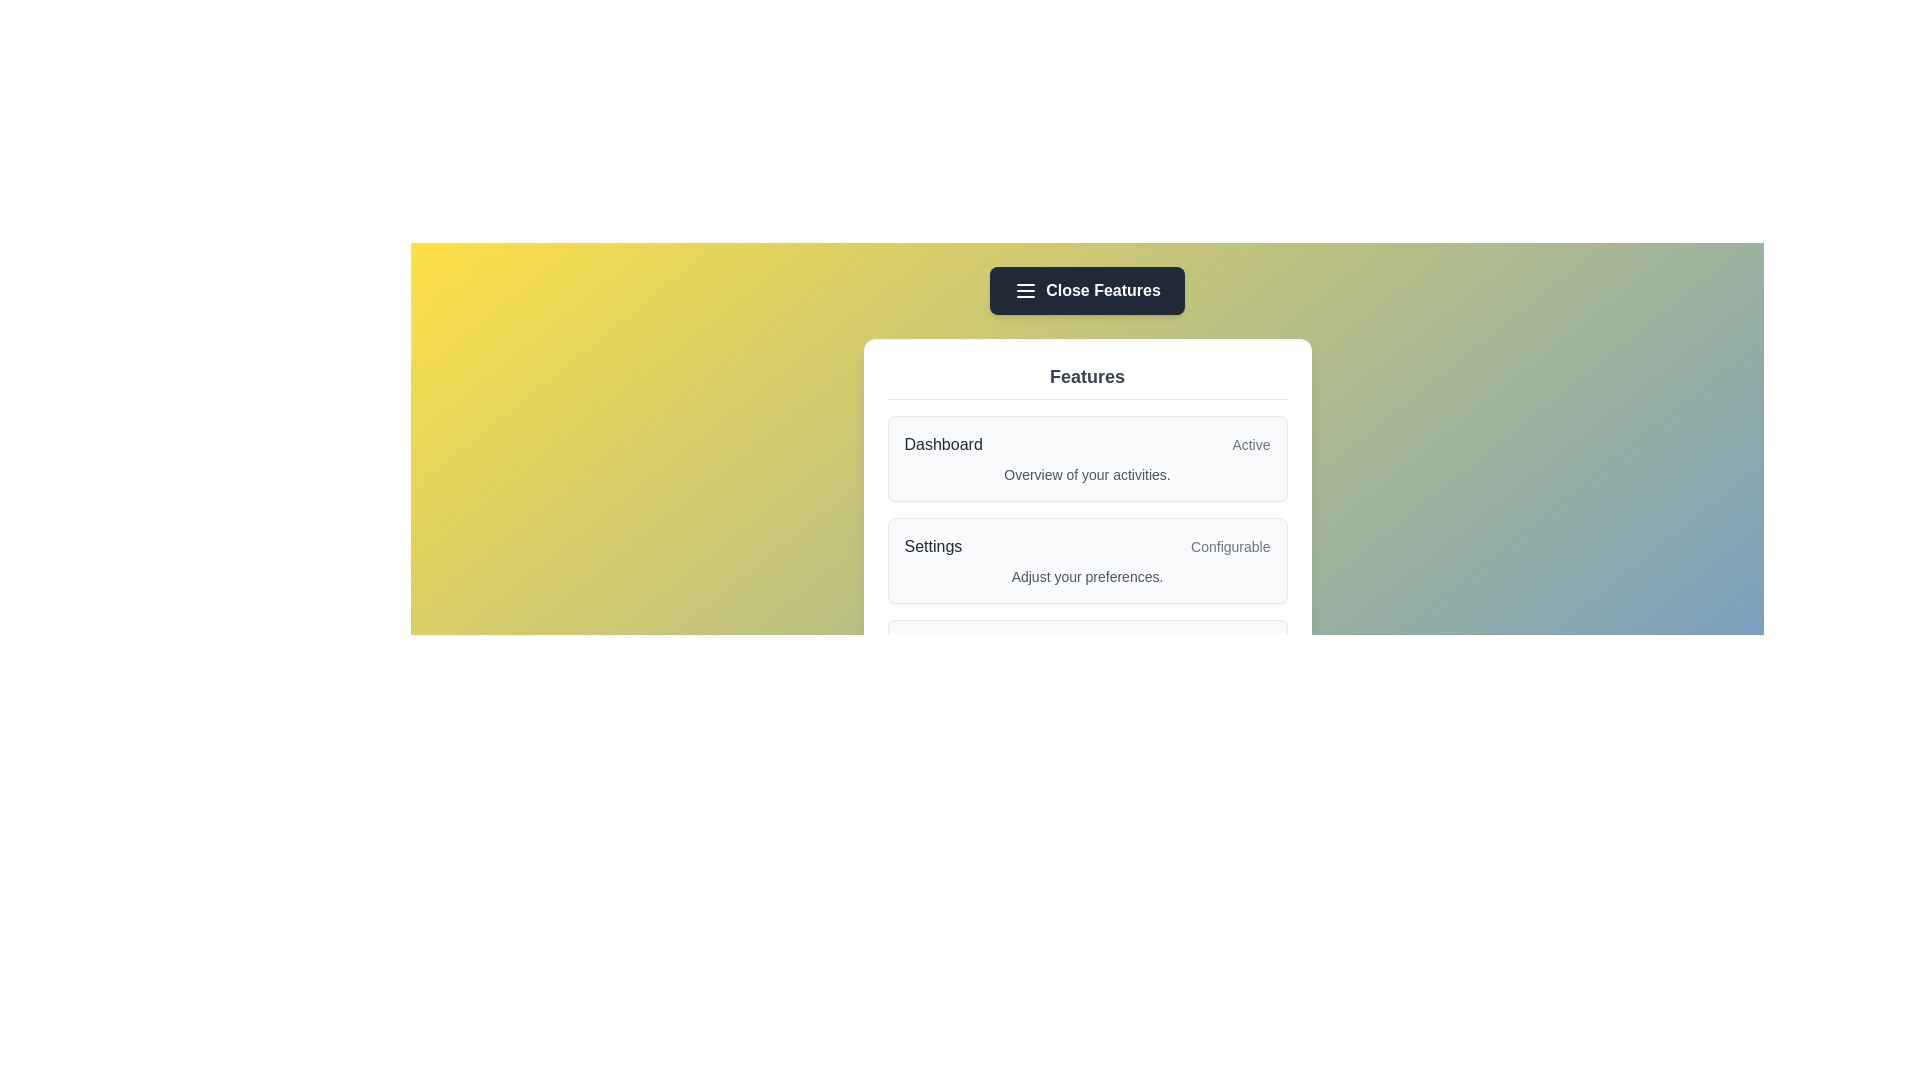 The height and width of the screenshot is (1080, 1920). I want to click on the 'Active' label indicator that is styled with gray font and is positioned to the right of the 'Dashboard' text within the 'Features' section, so click(1250, 443).